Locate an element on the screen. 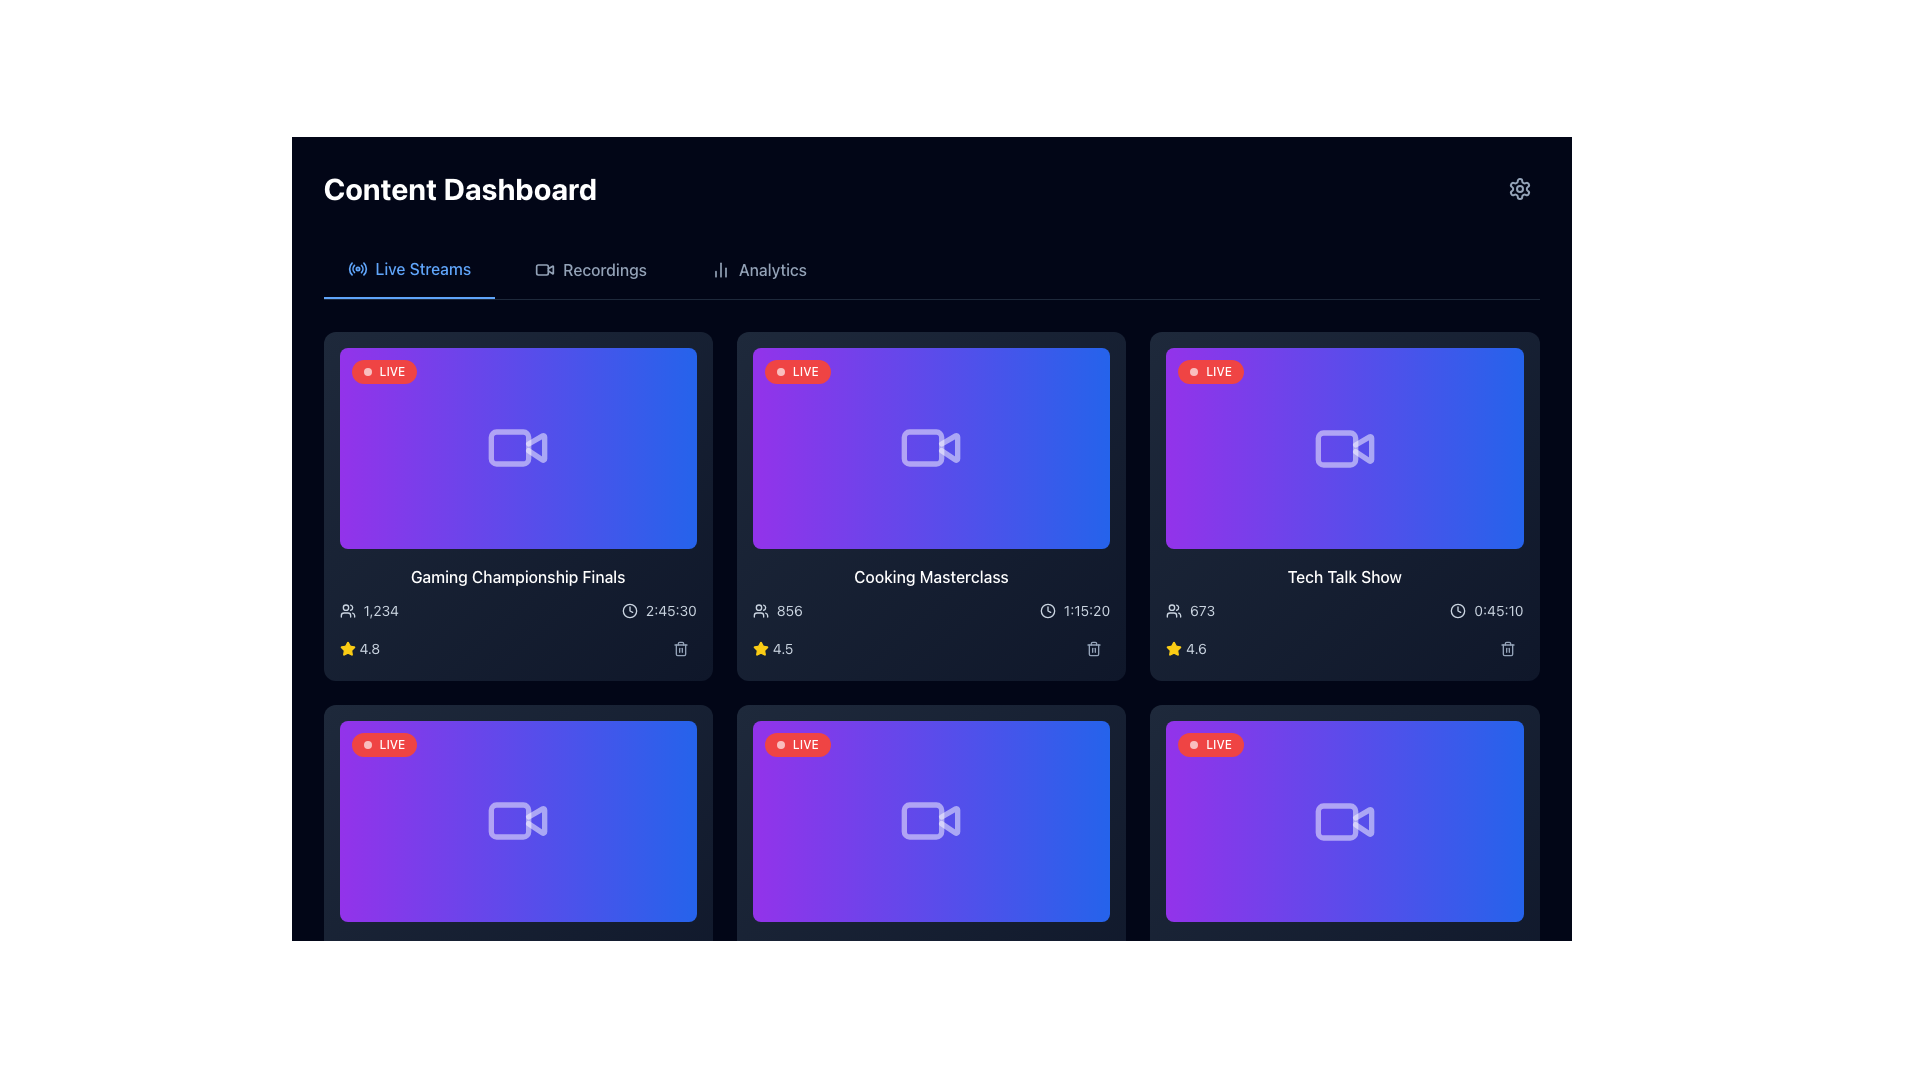 This screenshot has width=1920, height=1080. the status indicator badge located at the top-left corner of the first card in the second row, which indicates live content is located at coordinates (796, 371).